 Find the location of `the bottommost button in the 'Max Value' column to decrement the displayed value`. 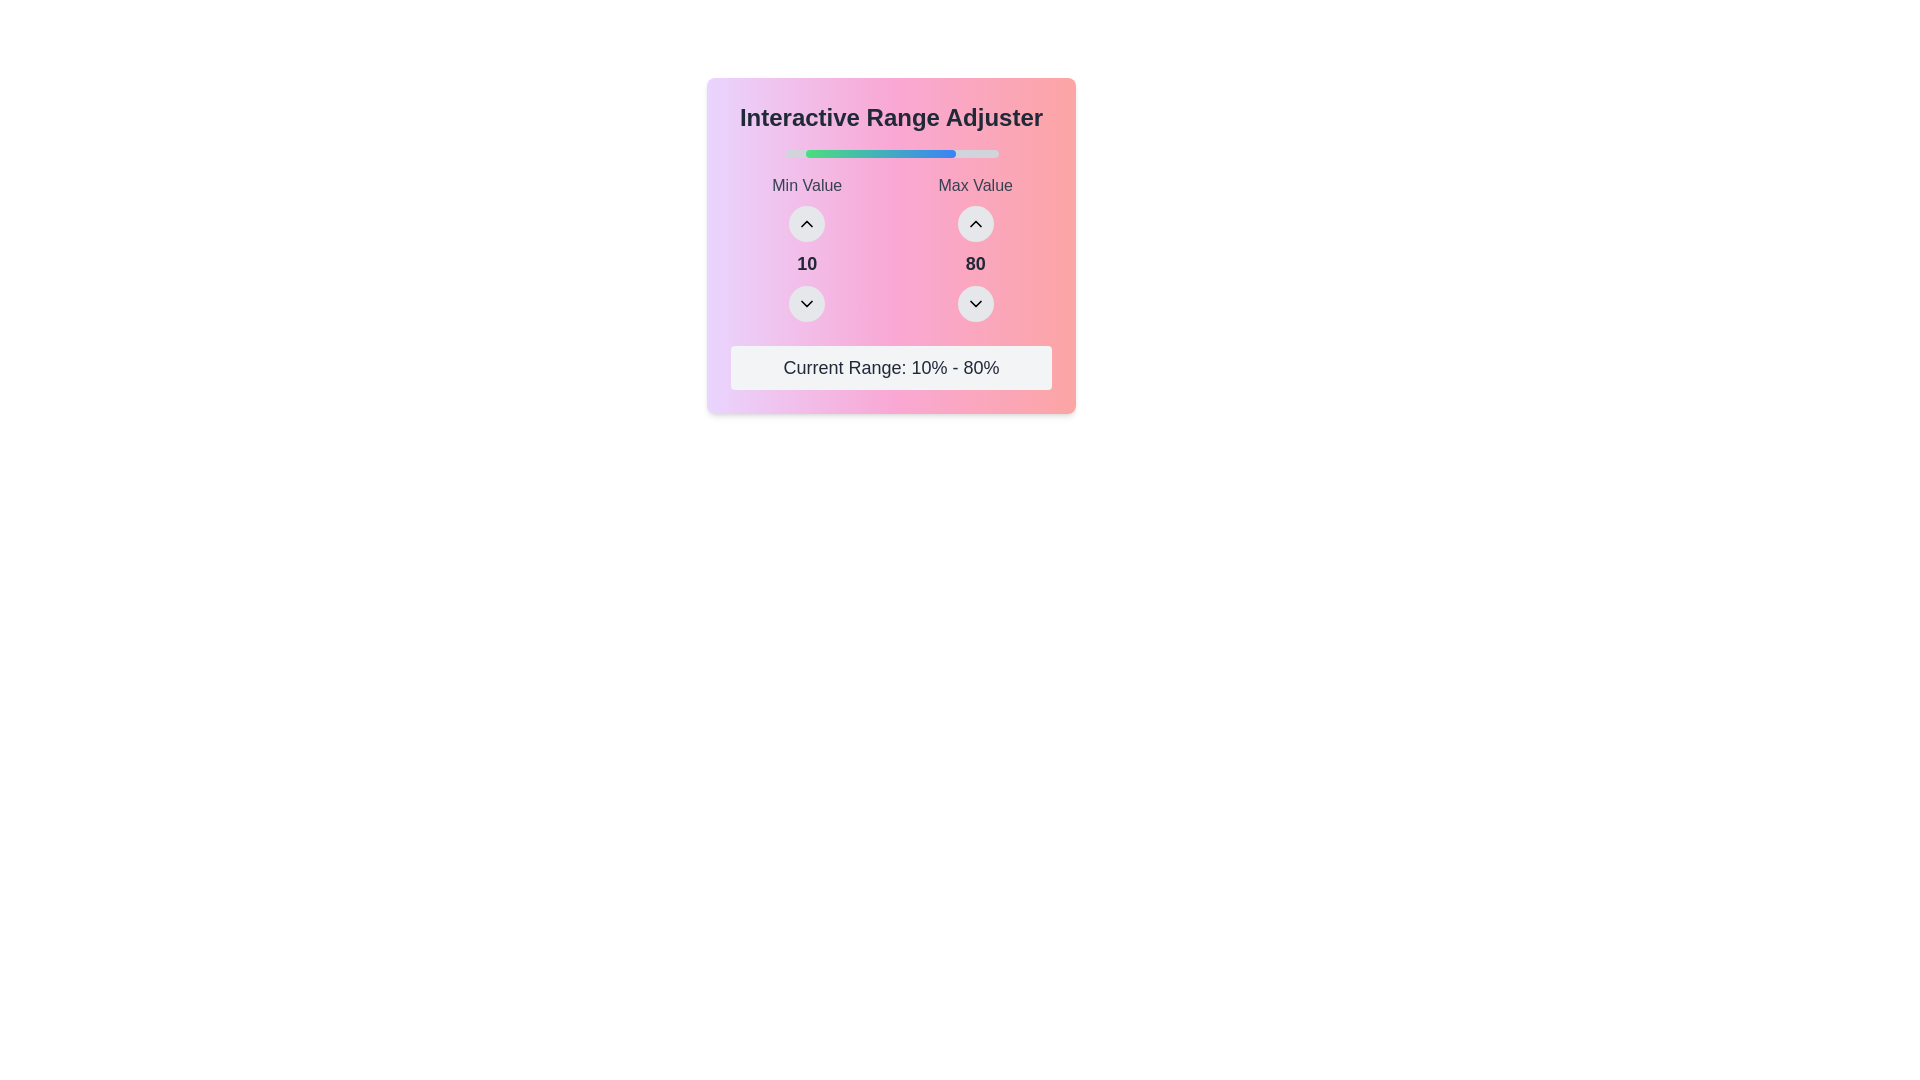

the bottommost button in the 'Max Value' column to decrement the displayed value is located at coordinates (975, 304).